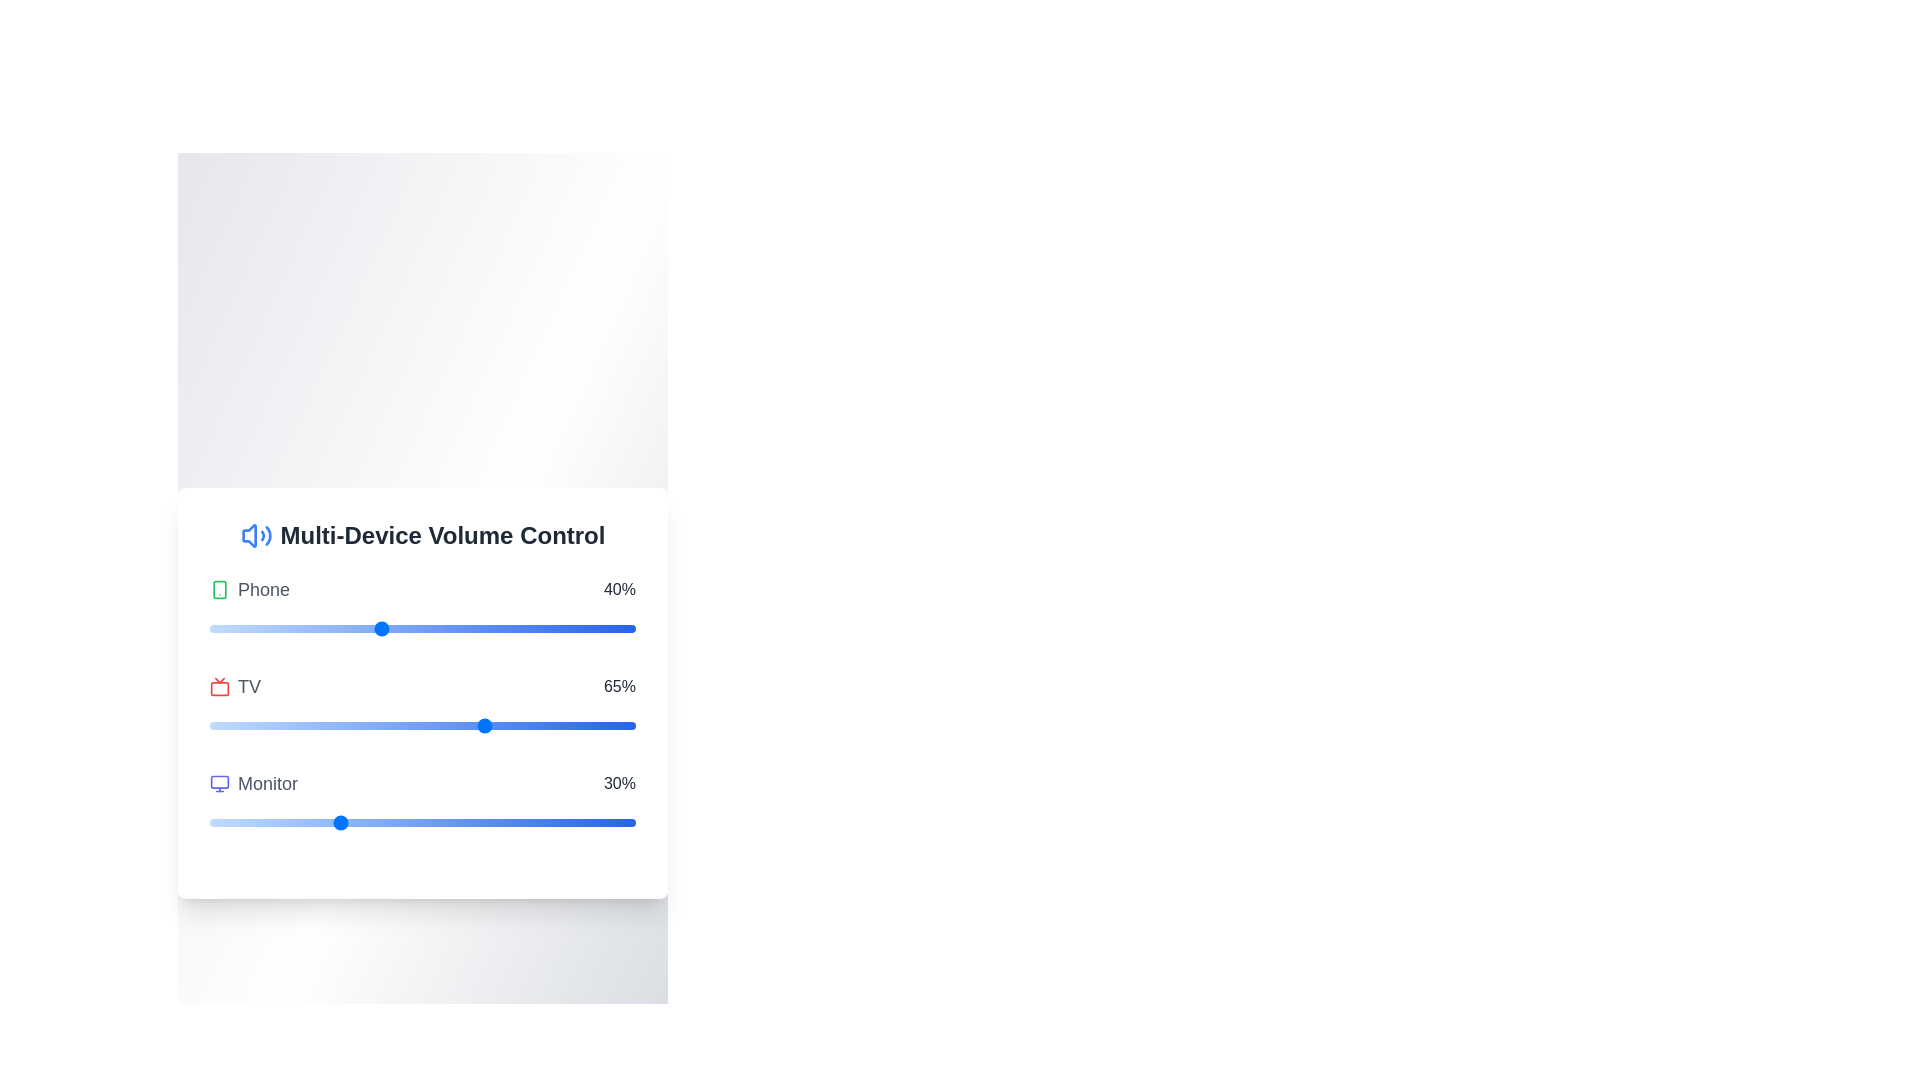  What do you see at coordinates (630, 725) in the screenshot?
I see `TV volume` at bounding box center [630, 725].